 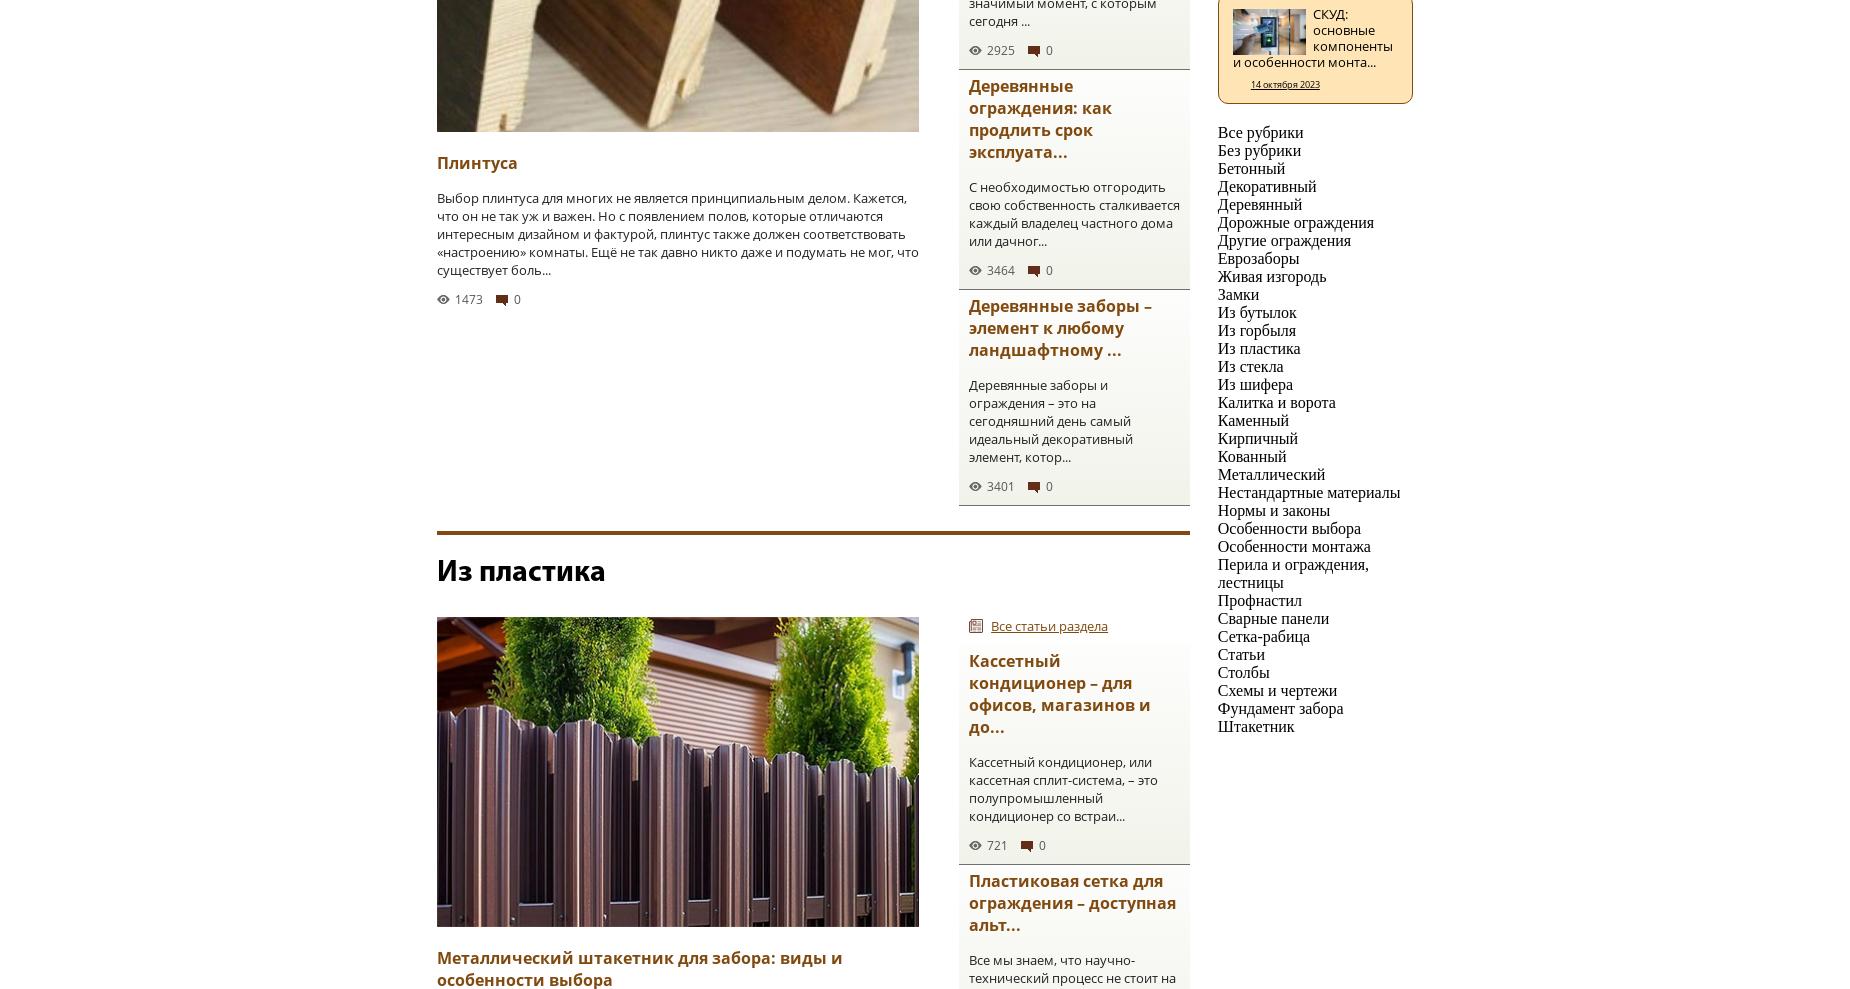 I want to click on '721', so click(x=996, y=845).